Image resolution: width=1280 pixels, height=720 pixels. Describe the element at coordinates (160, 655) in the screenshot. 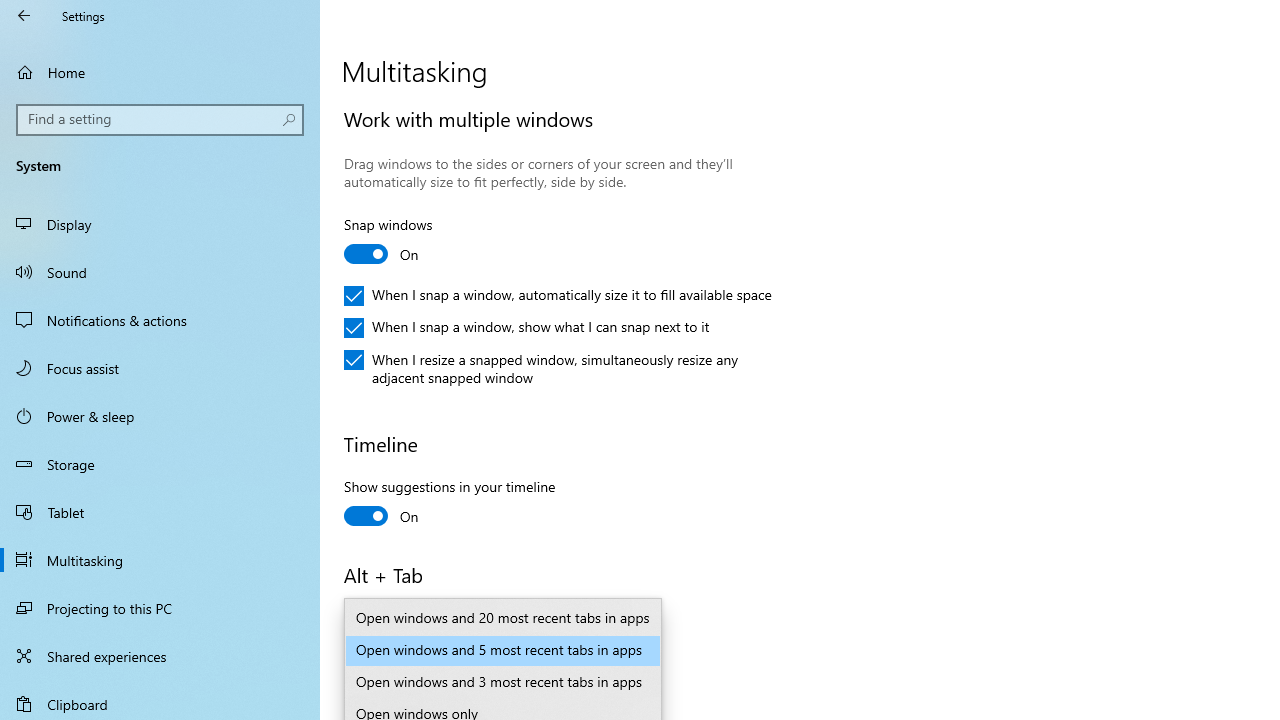

I see `'Shared experiences'` at that location.